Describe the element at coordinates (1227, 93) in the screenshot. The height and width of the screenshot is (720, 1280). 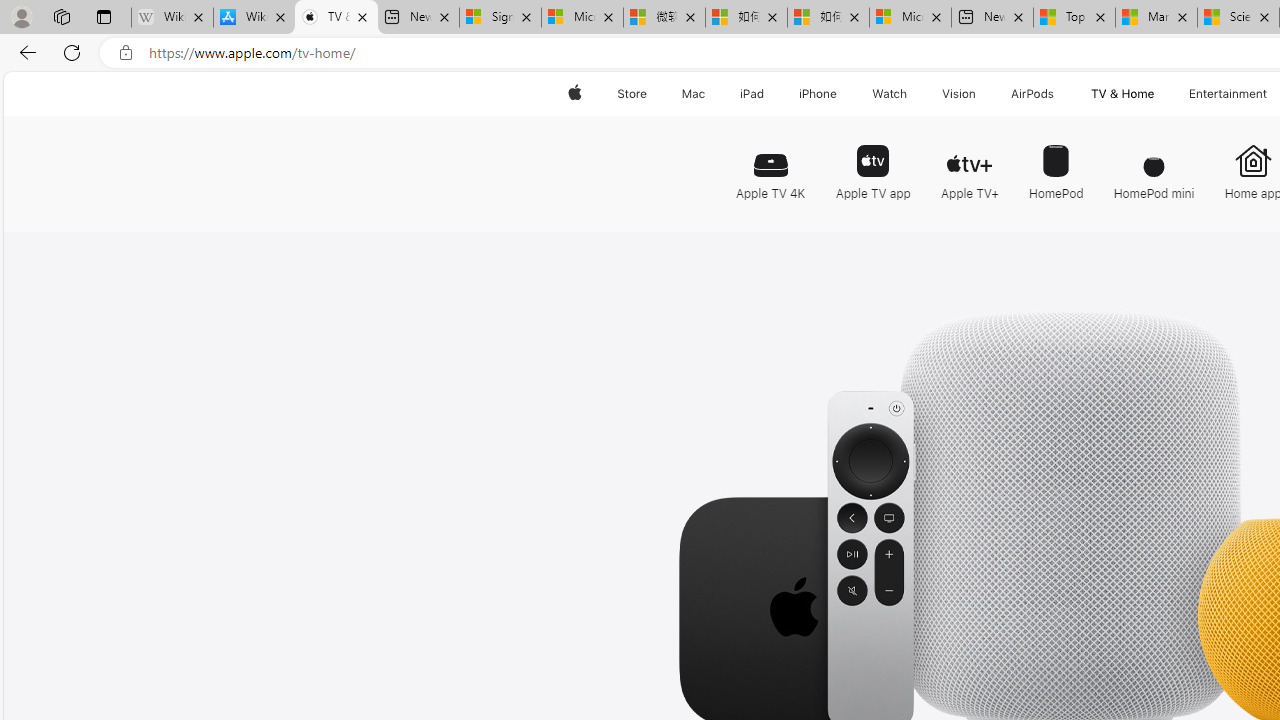
I see `'Entertainment'` at that location.